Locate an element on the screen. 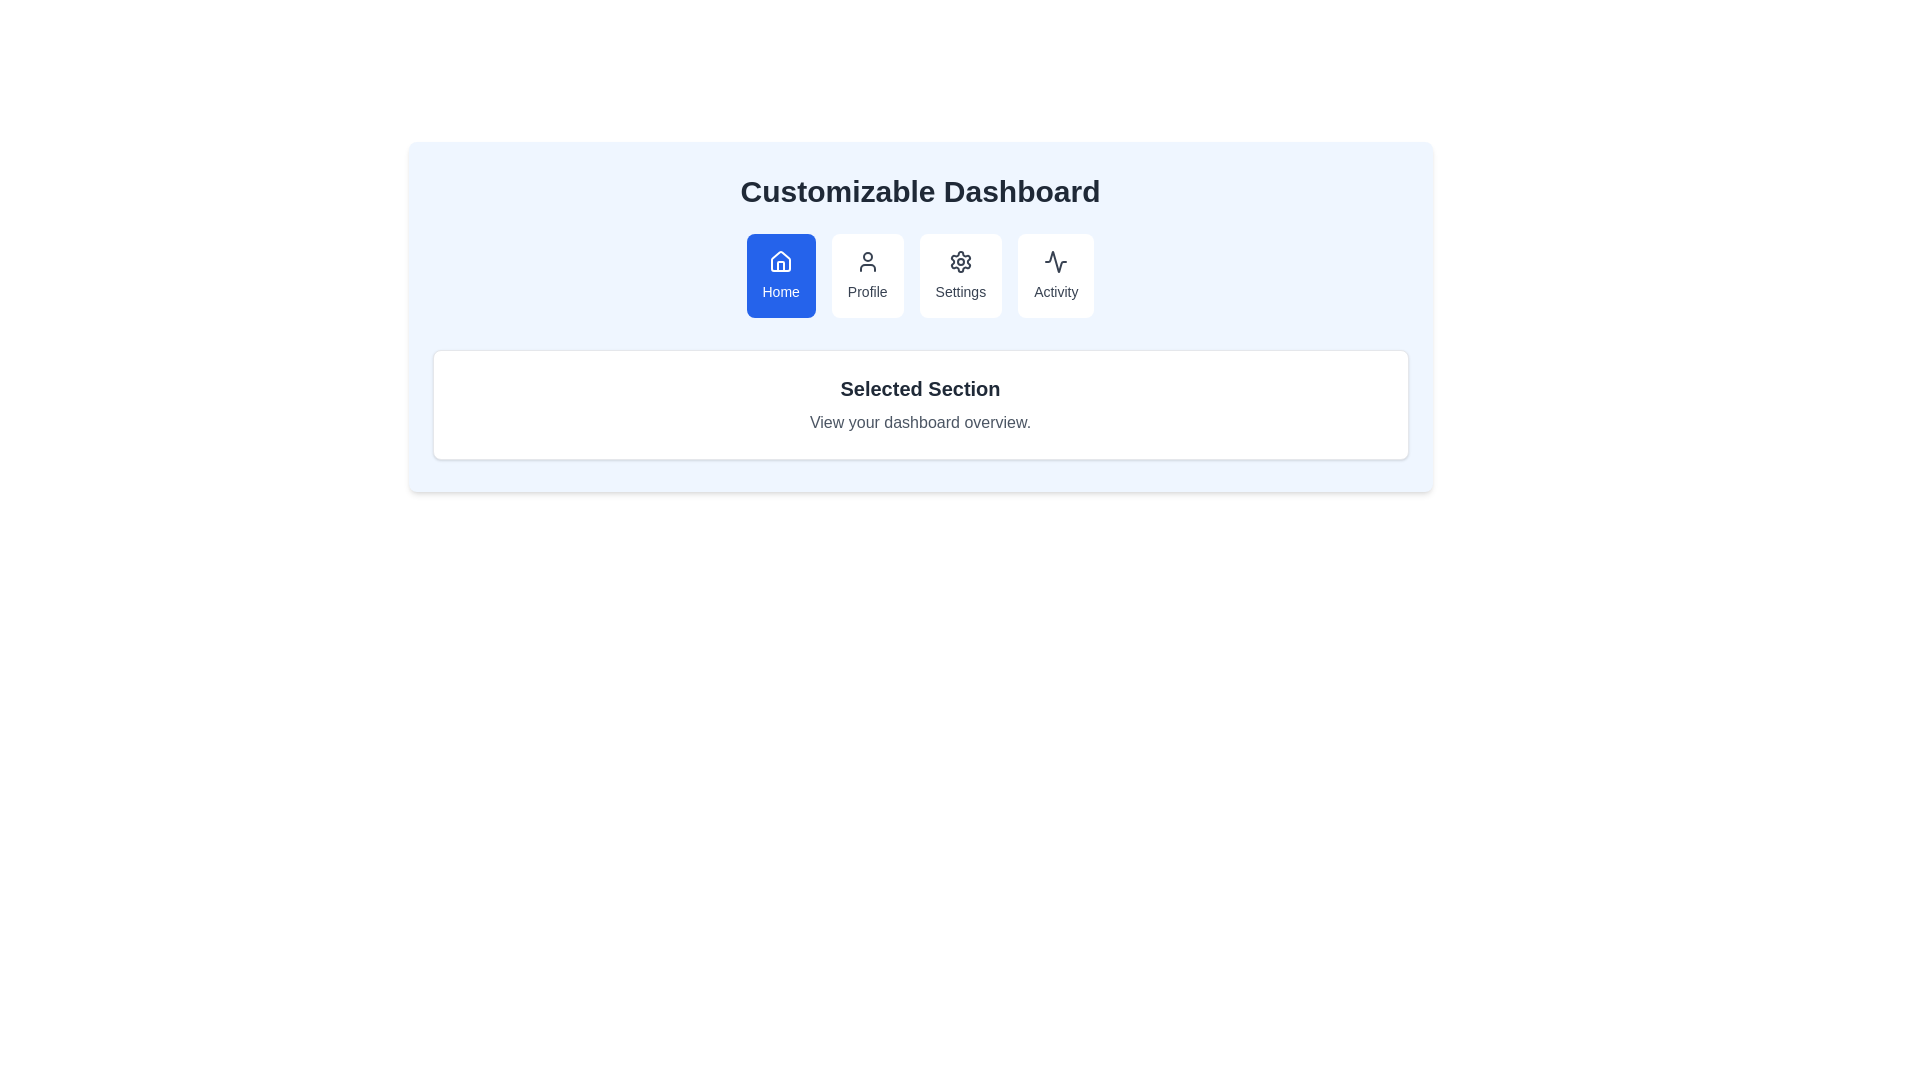 This screenshot has width=1920, height=1080. the second navigational button from the left is located at coordinates (867, 276).